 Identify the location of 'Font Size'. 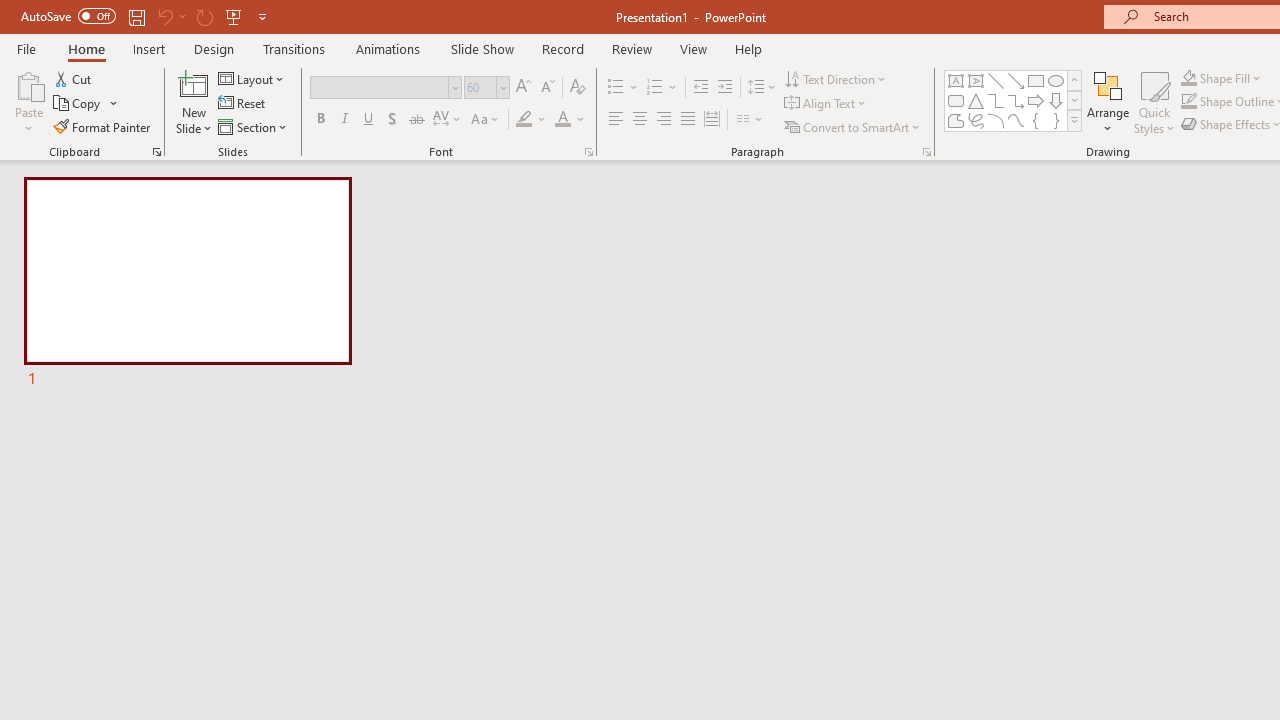
(480, 86).